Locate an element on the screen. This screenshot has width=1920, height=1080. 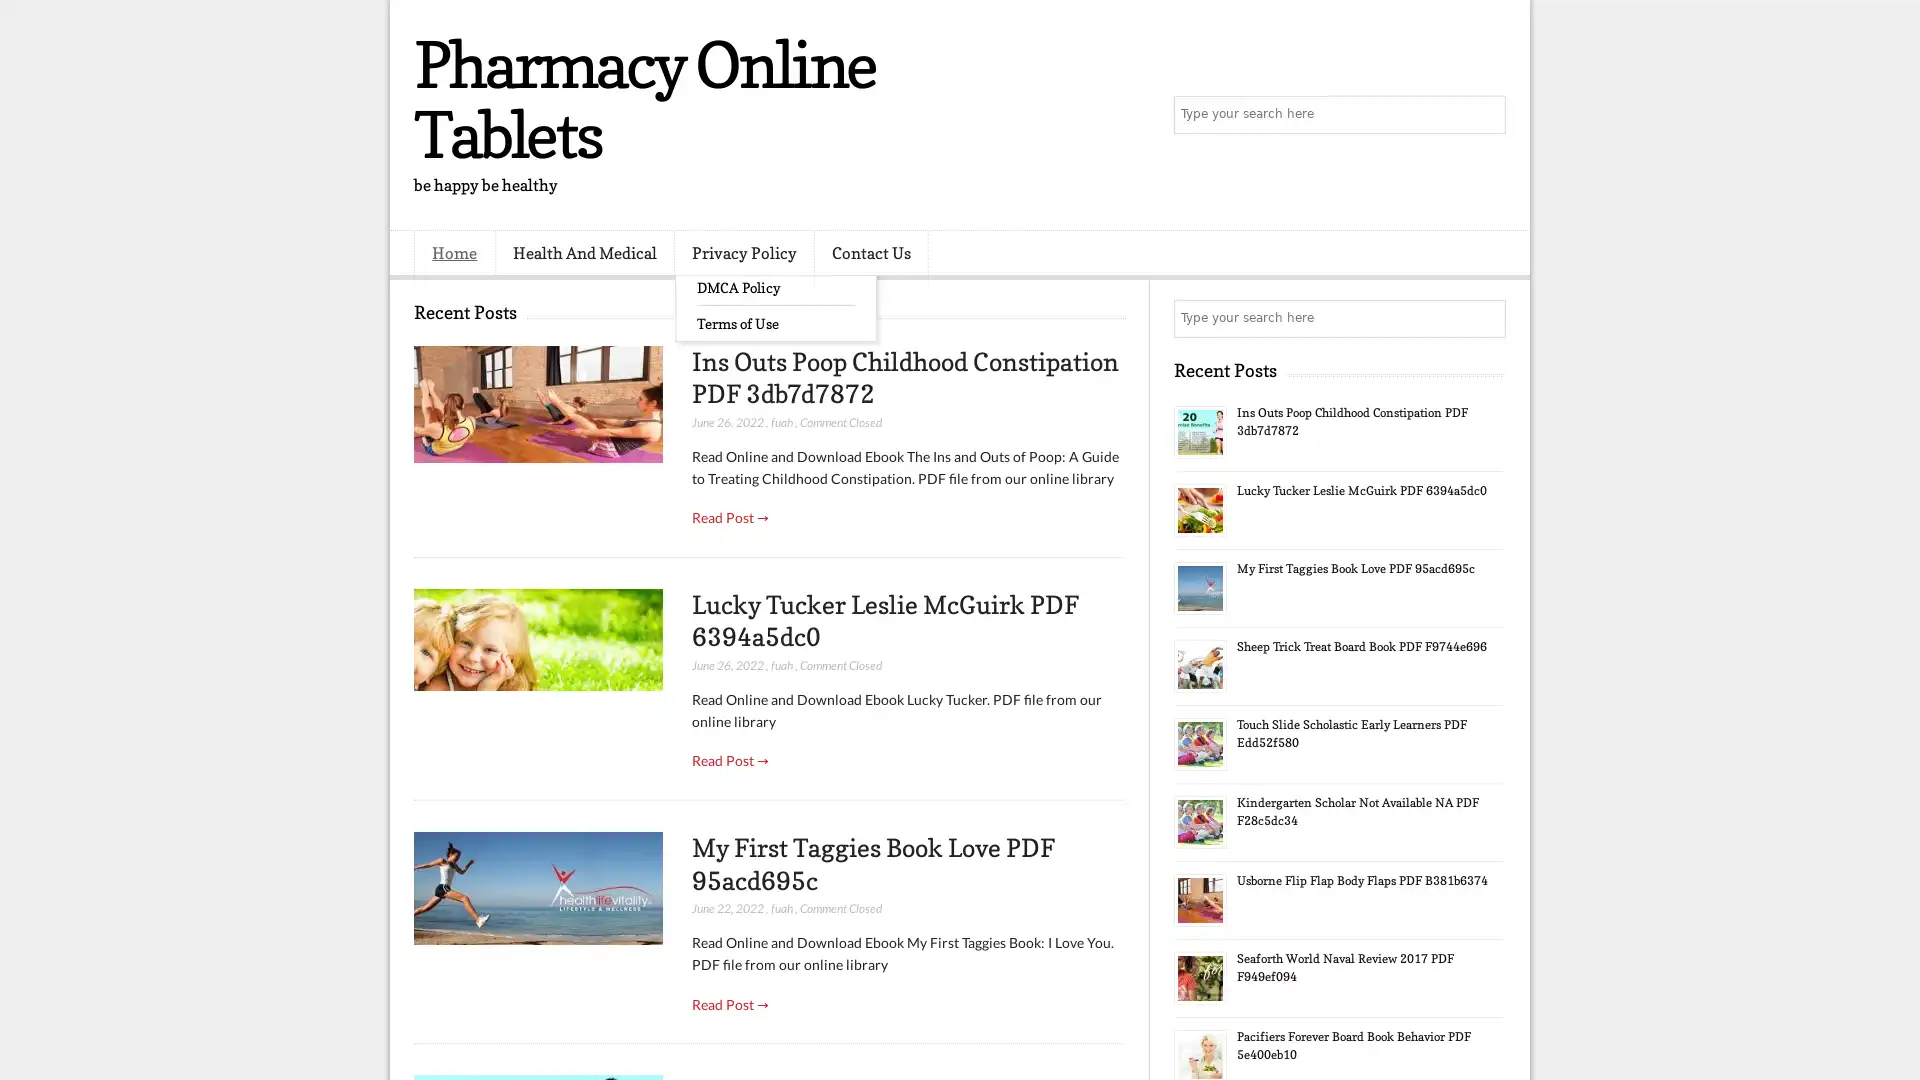
Search is located at coordinates (1485, 115).